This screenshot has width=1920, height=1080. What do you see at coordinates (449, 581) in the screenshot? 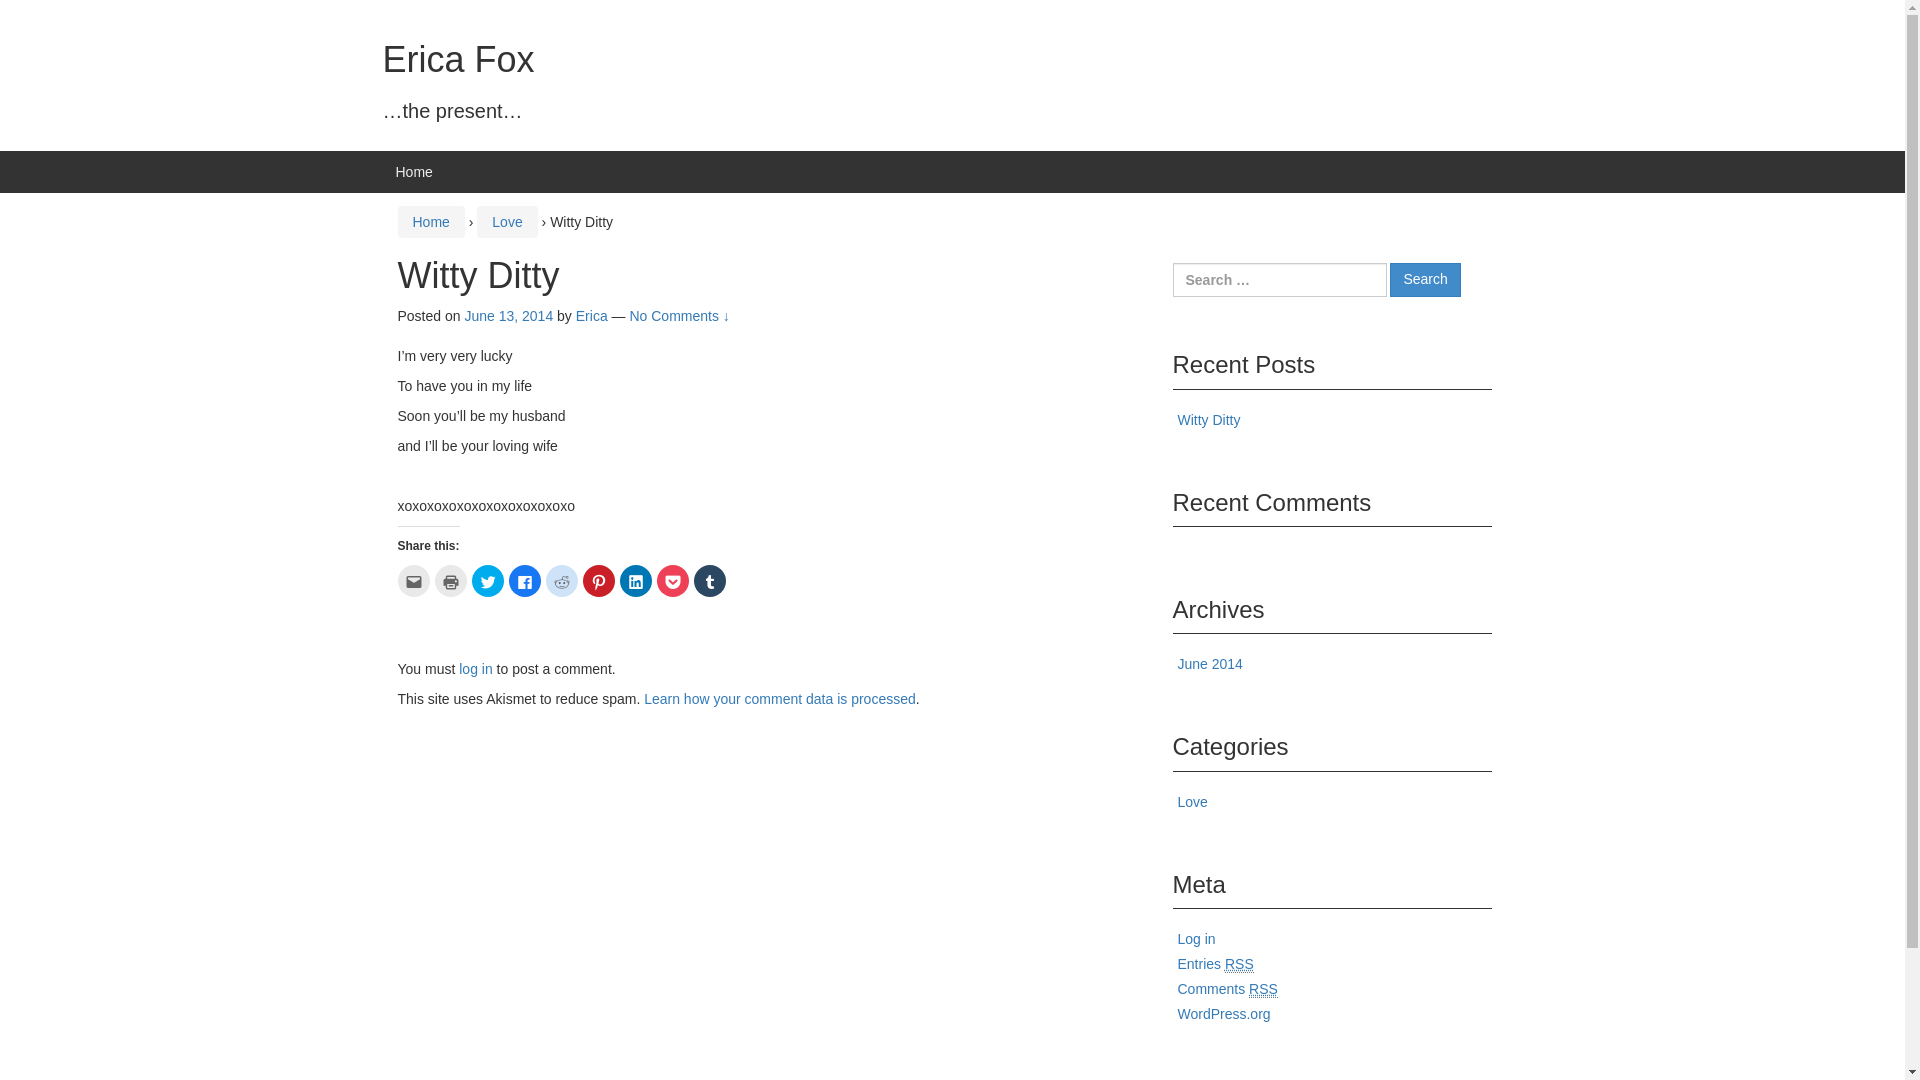
I see `'Click to print (Opens in new window)'` at bounding box center [449, 581].